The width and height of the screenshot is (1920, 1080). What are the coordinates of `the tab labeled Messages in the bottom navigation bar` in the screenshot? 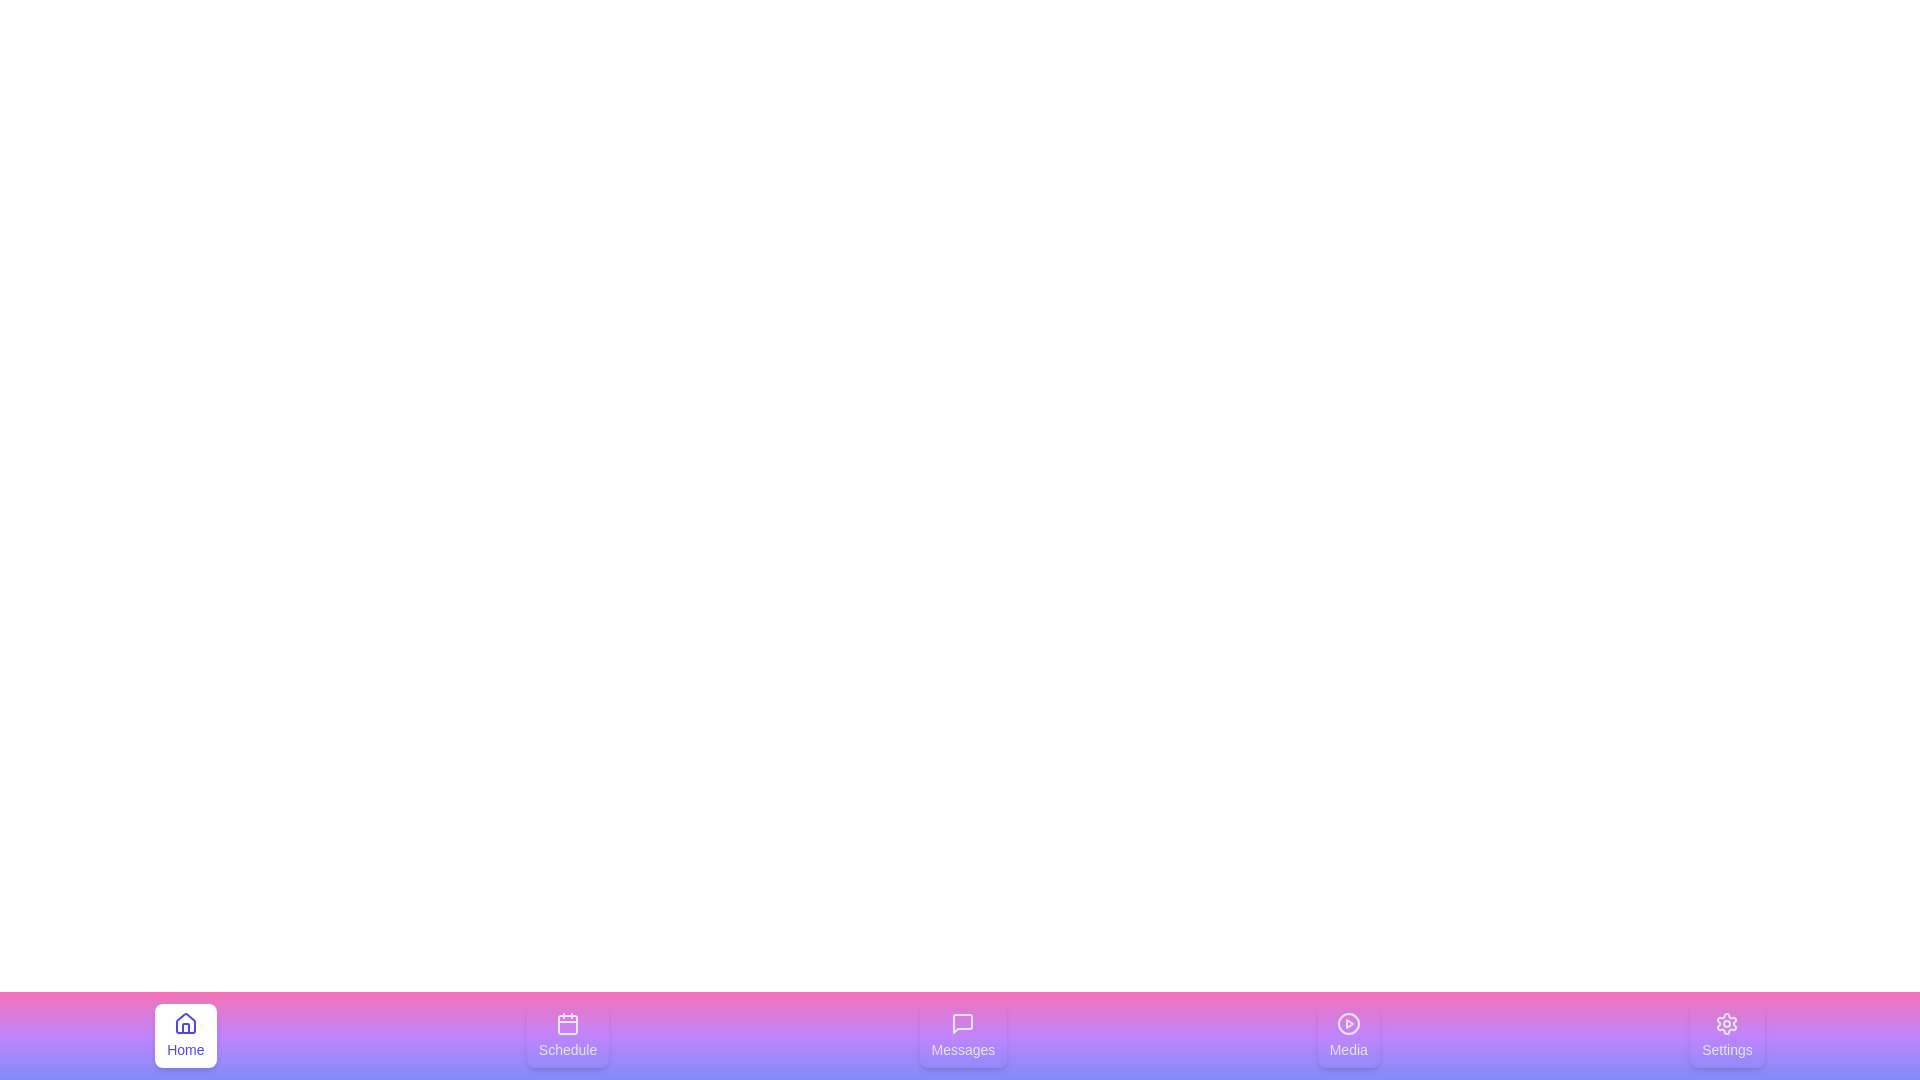 It's located at (963, 1035).